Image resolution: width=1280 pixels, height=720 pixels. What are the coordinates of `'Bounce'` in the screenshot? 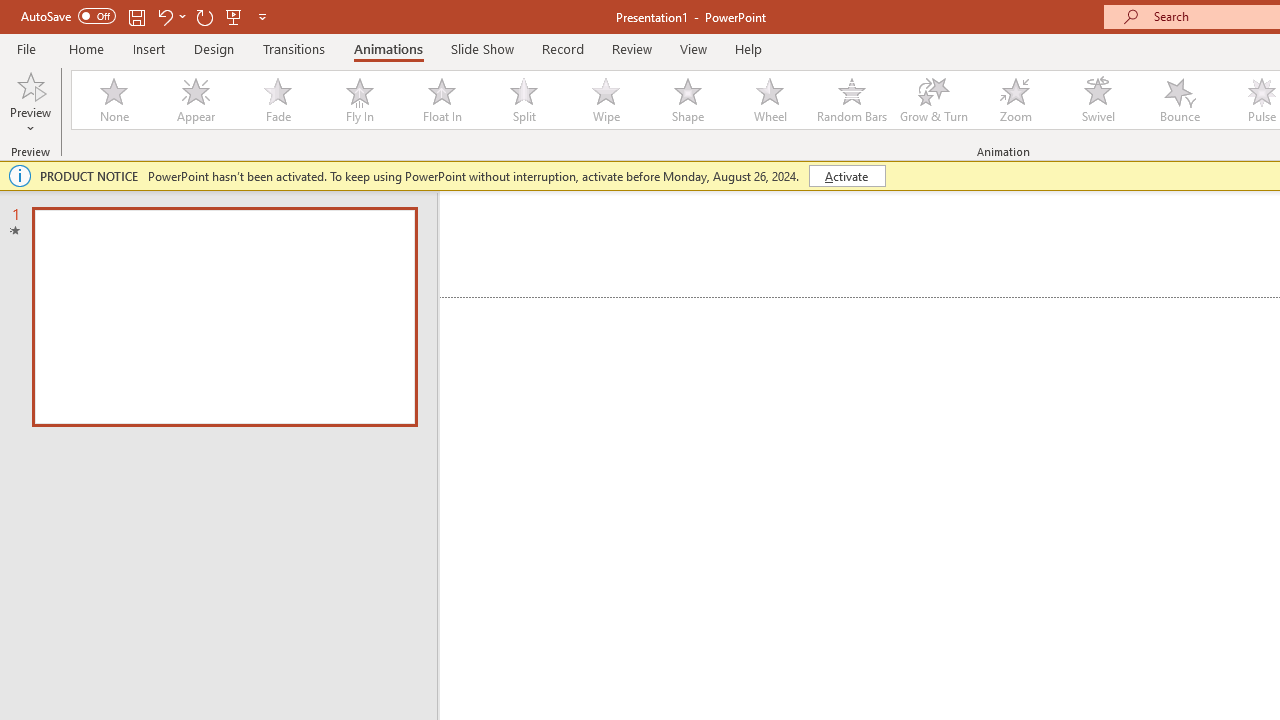 It's located at (1180, 100).